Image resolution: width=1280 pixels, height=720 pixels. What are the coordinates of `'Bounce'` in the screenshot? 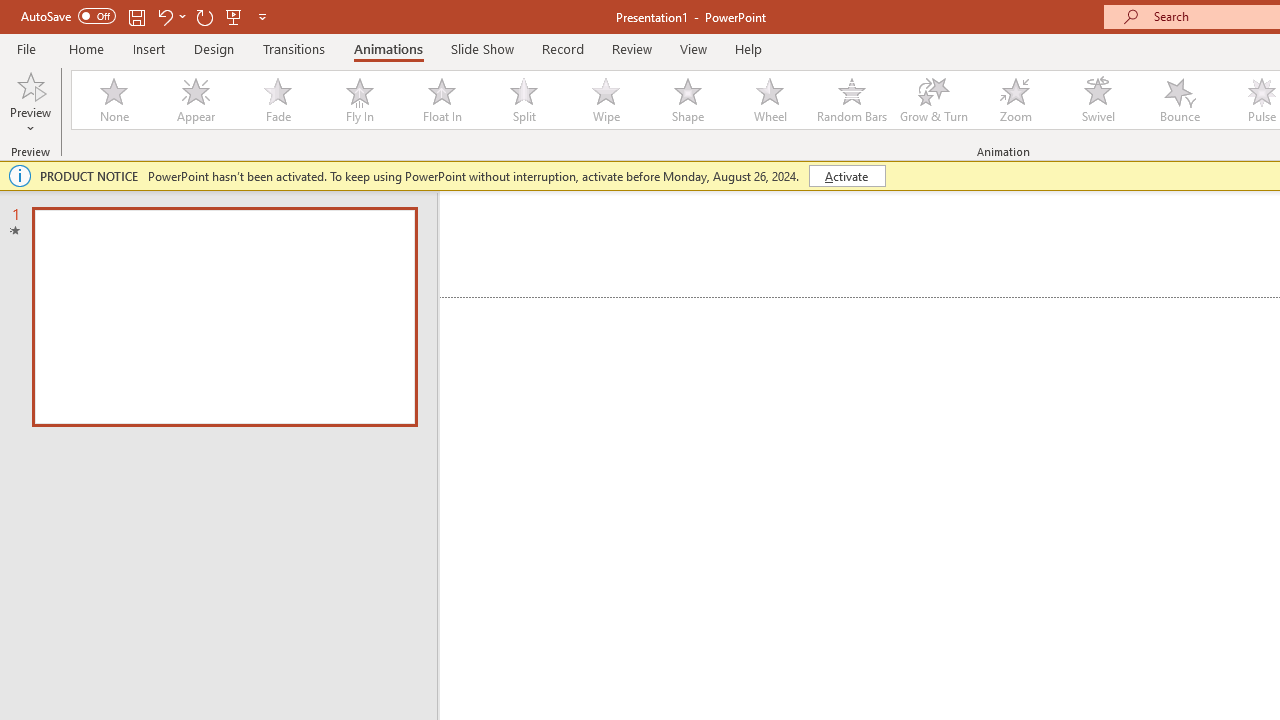 It's located at (1180, 100).